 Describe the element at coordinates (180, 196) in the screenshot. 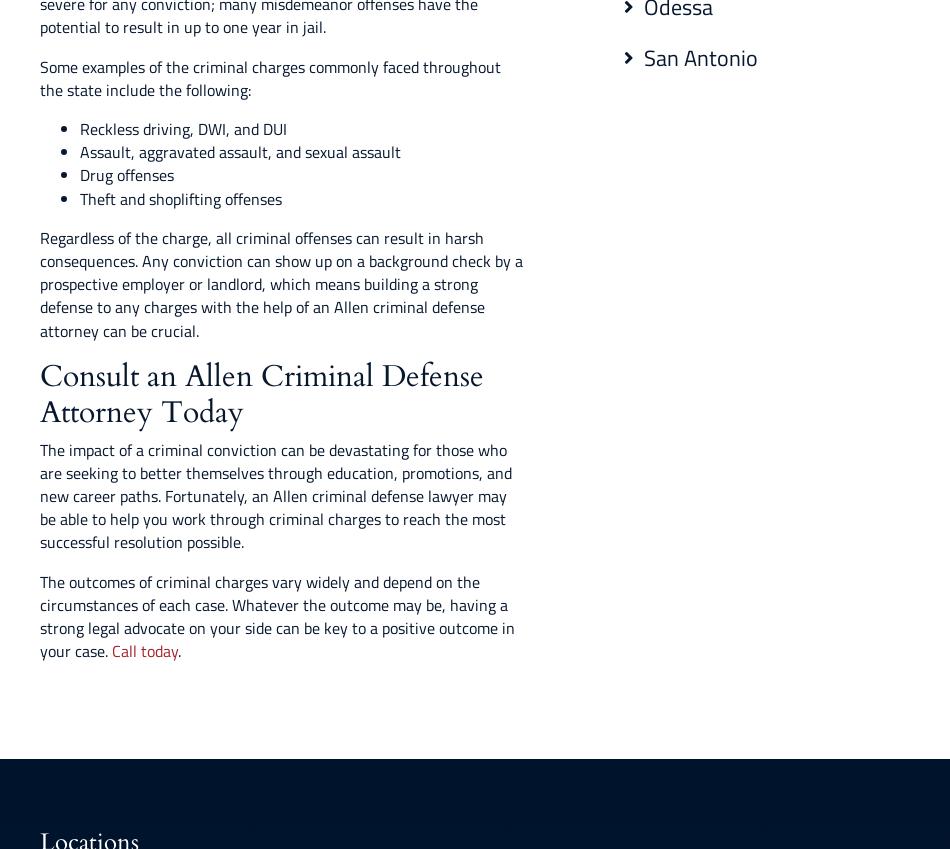

I see `'Theft and shoplifting offenses'` at that location.